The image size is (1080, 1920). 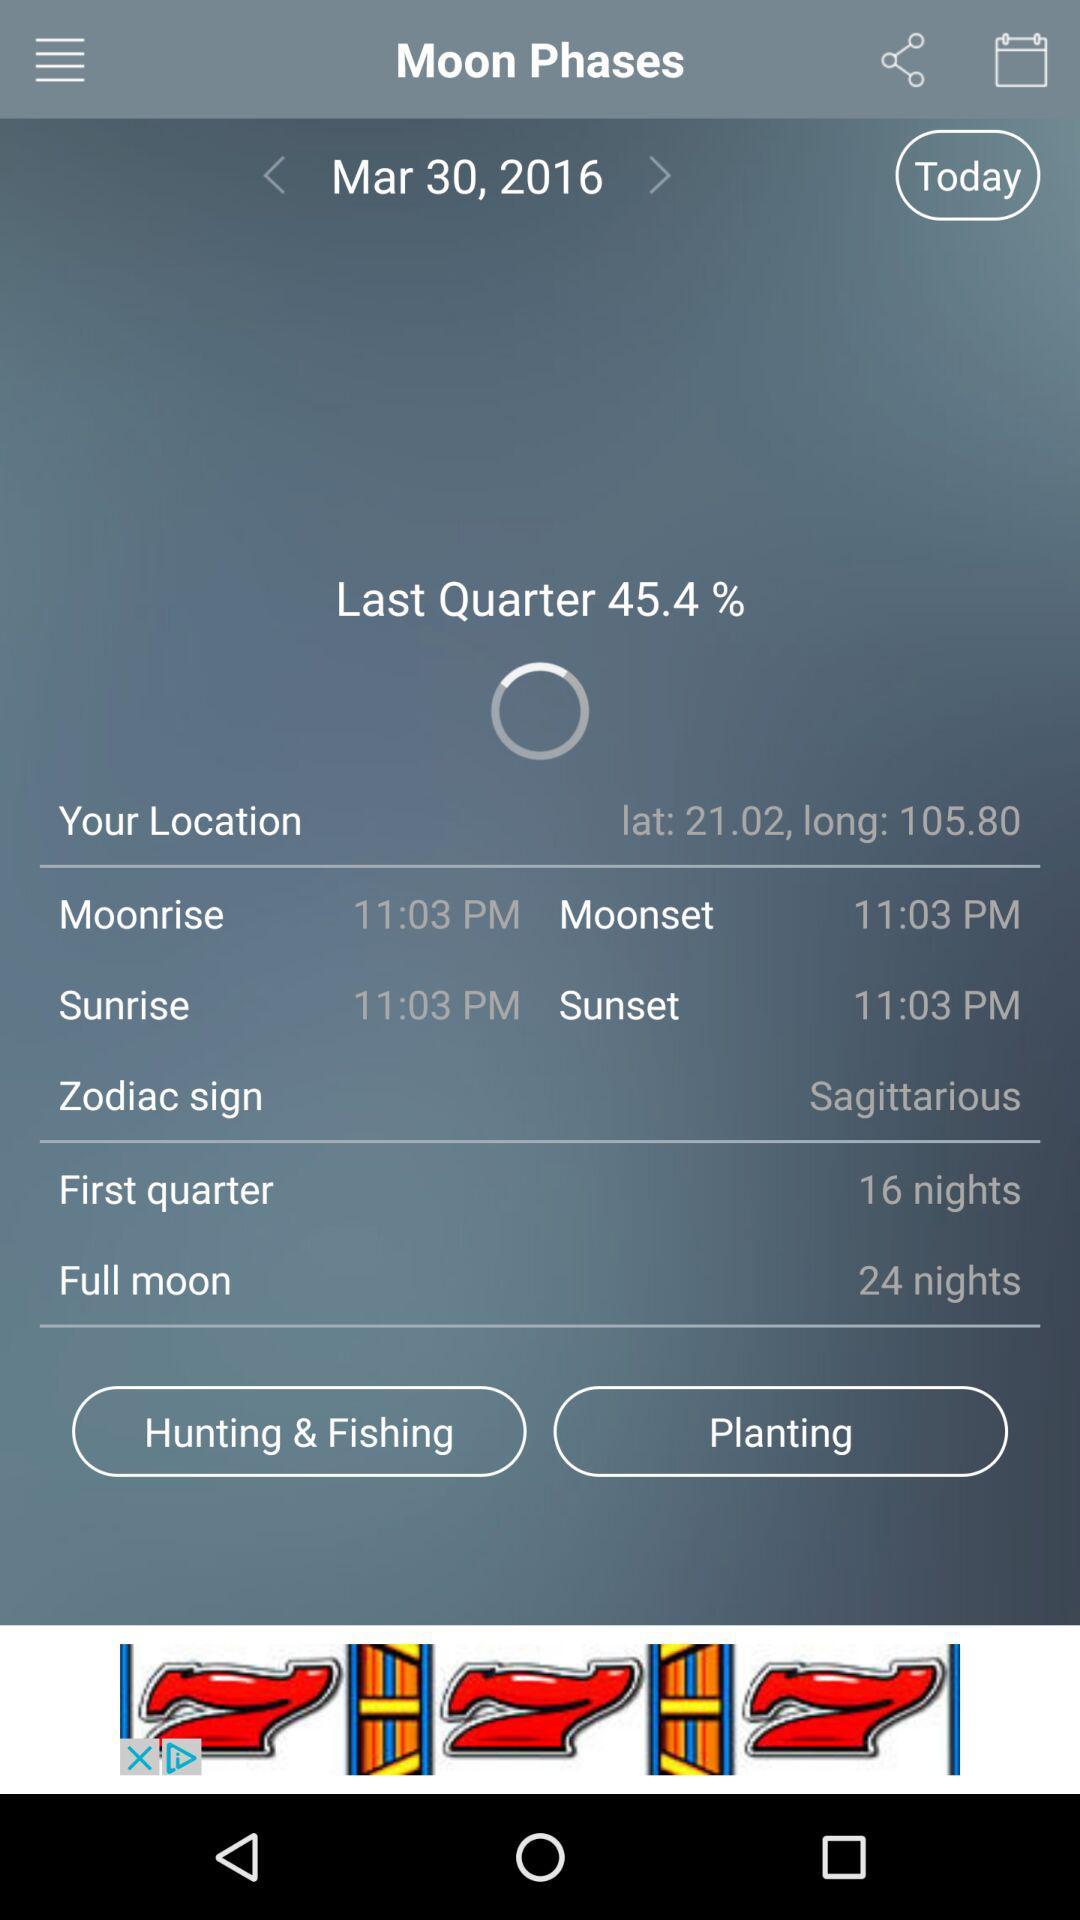 I want to click on the arrow_backward icon, so click(x=274, y=187).